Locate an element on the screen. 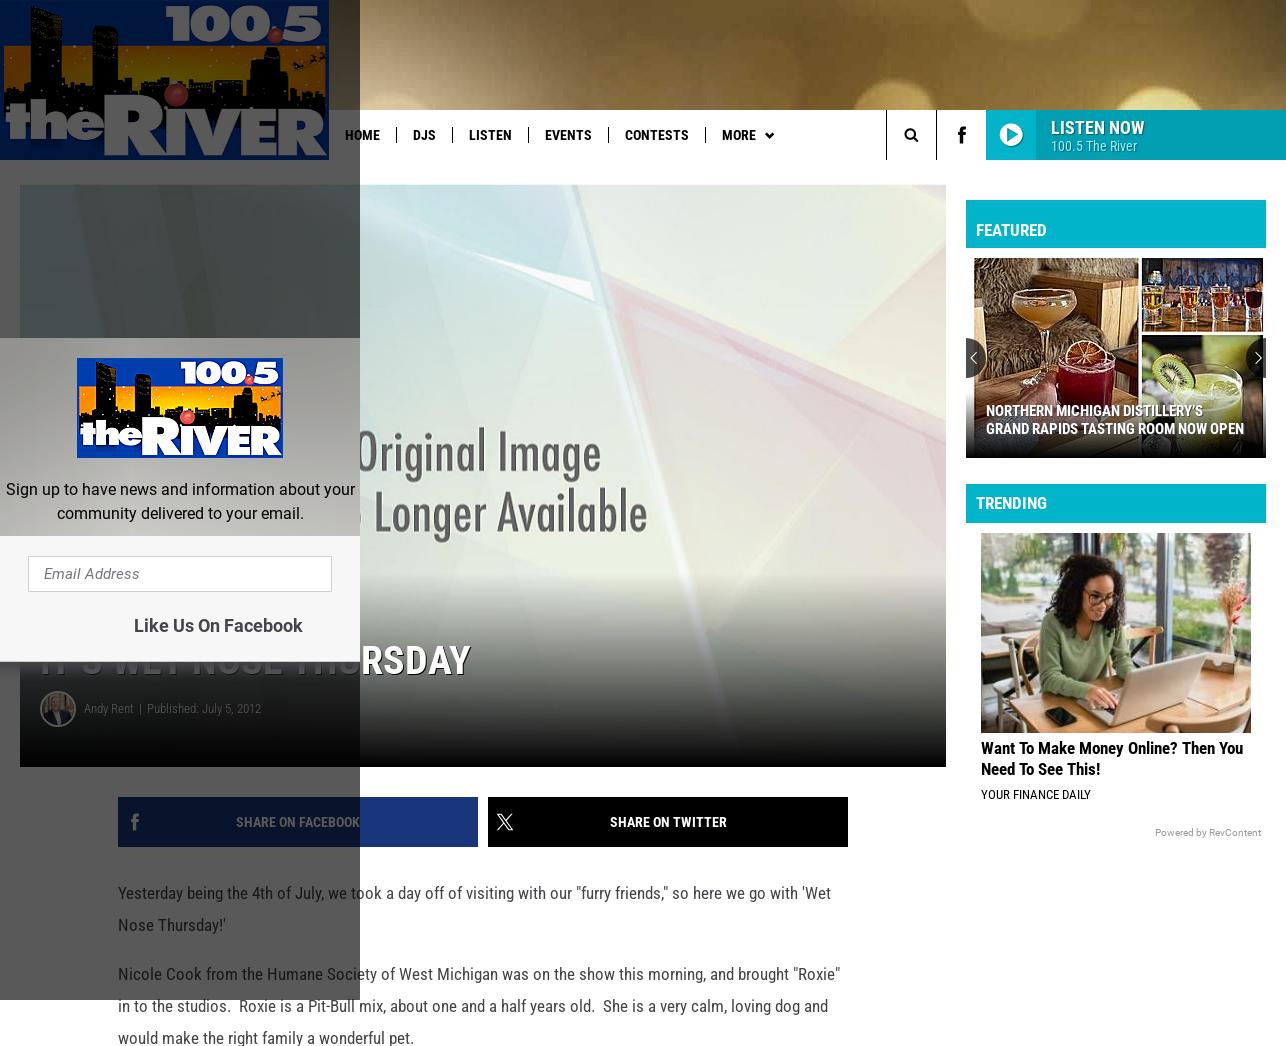  'Listen' is located at coordinates (466, 134).